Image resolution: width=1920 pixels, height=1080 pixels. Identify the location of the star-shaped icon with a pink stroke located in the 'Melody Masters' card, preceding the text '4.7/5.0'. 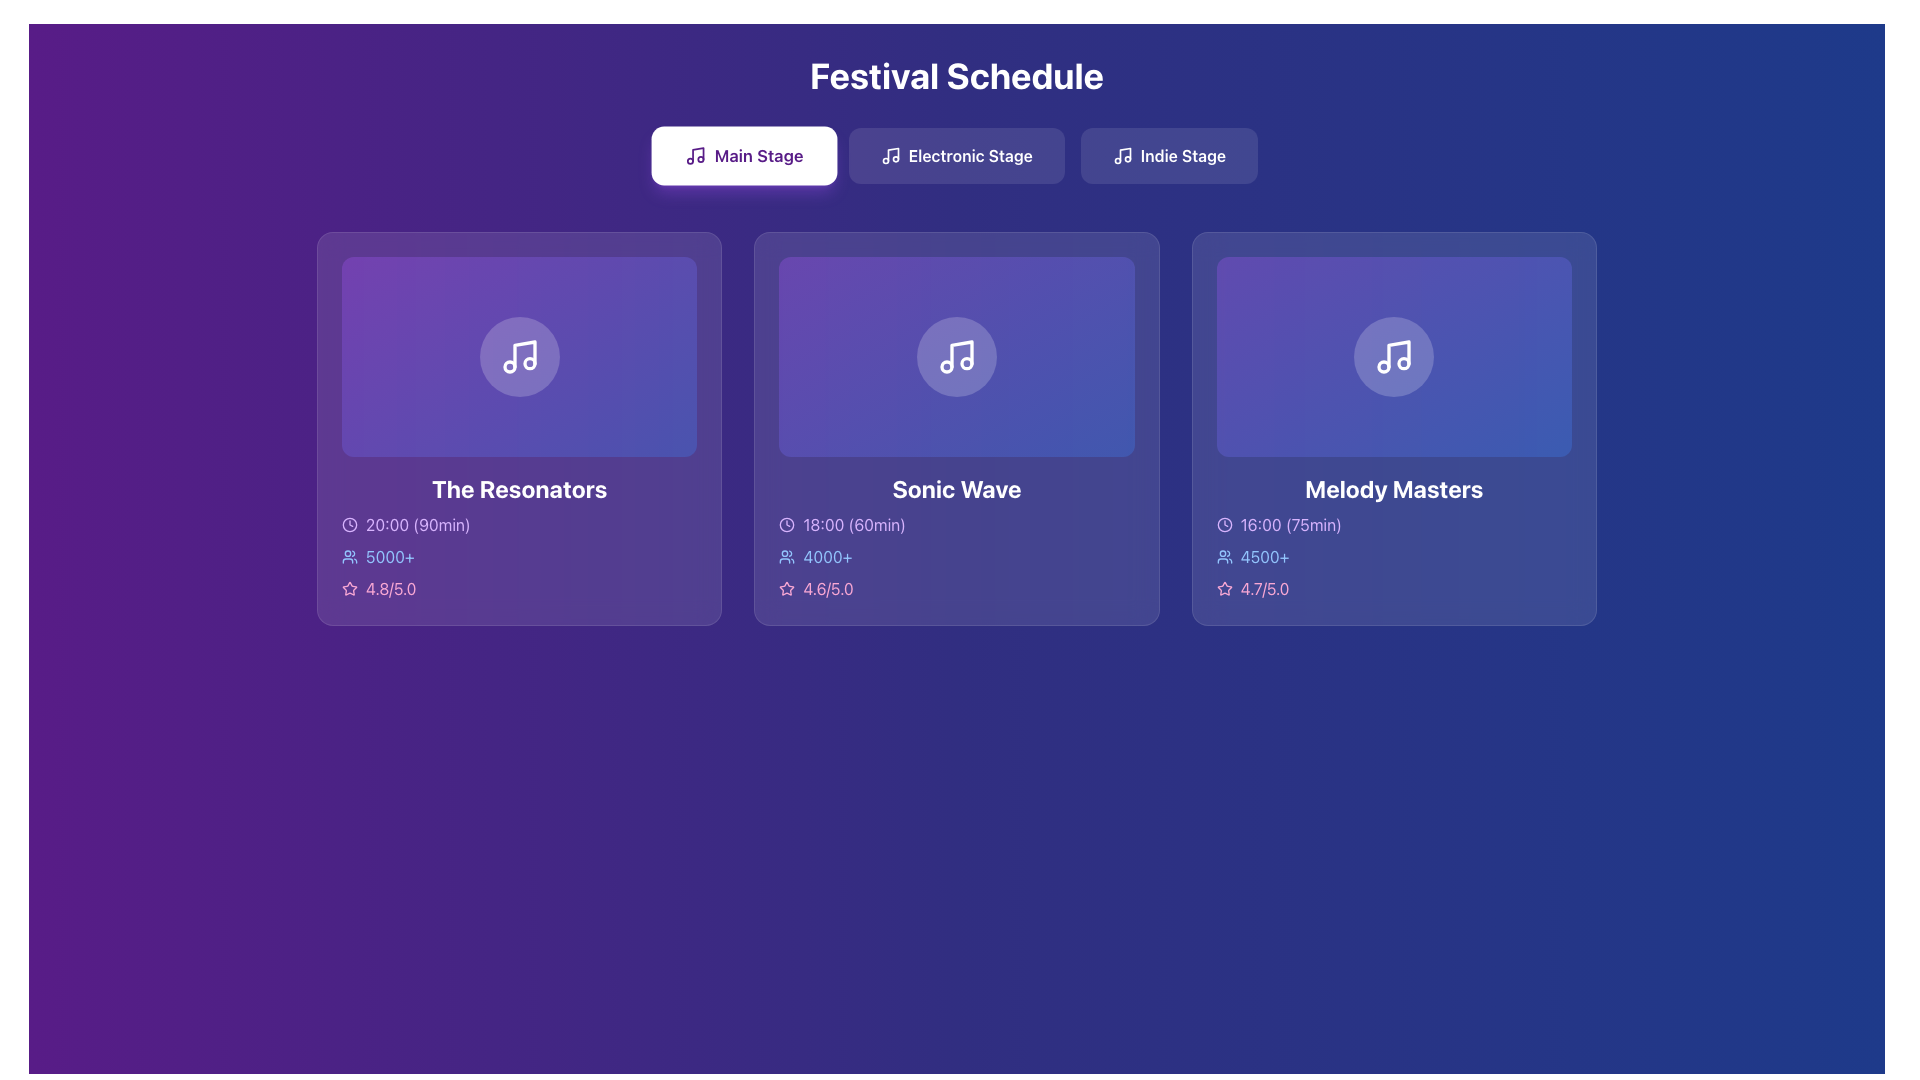
(1223, 587).